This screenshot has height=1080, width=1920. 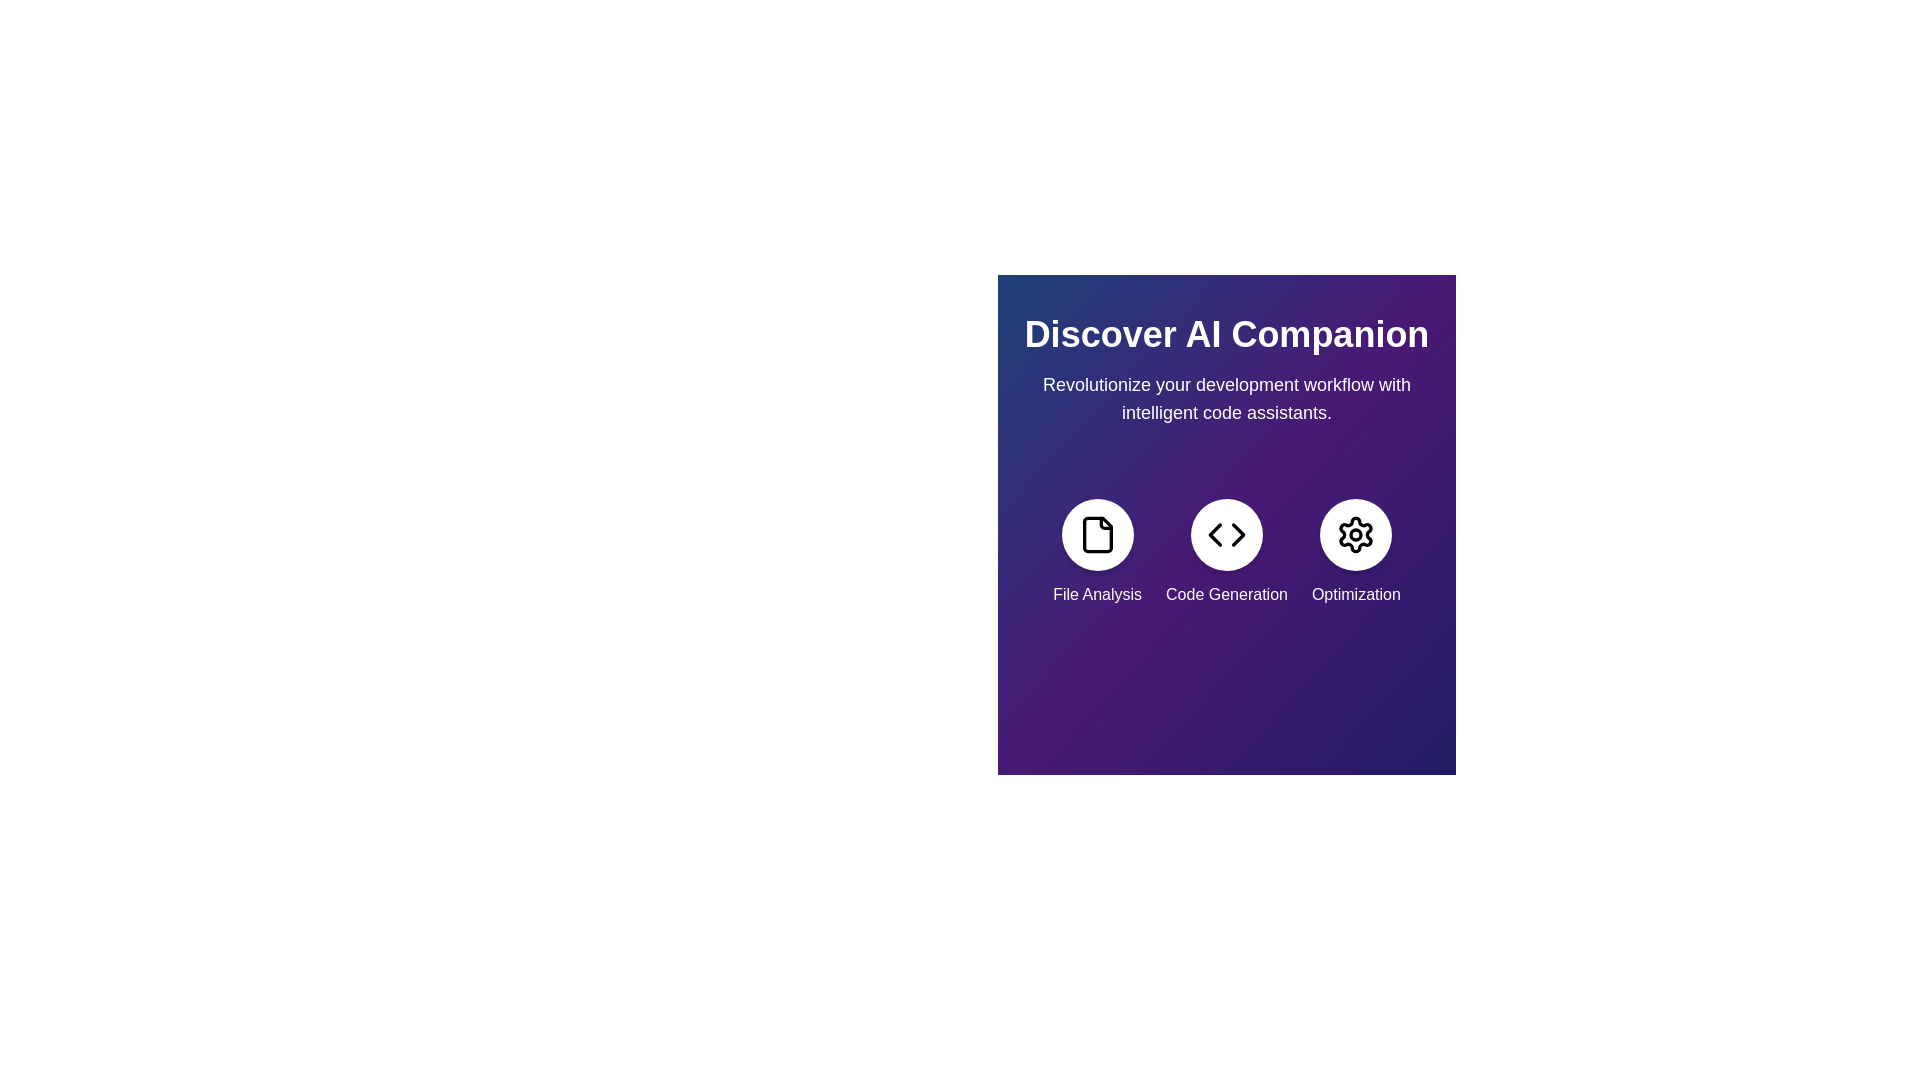 I want to click on the circular button with a white background and a black gear icon labeled 'Optimization' located under the 'Discover AI Companion' header, so click(x=1356, y=534).